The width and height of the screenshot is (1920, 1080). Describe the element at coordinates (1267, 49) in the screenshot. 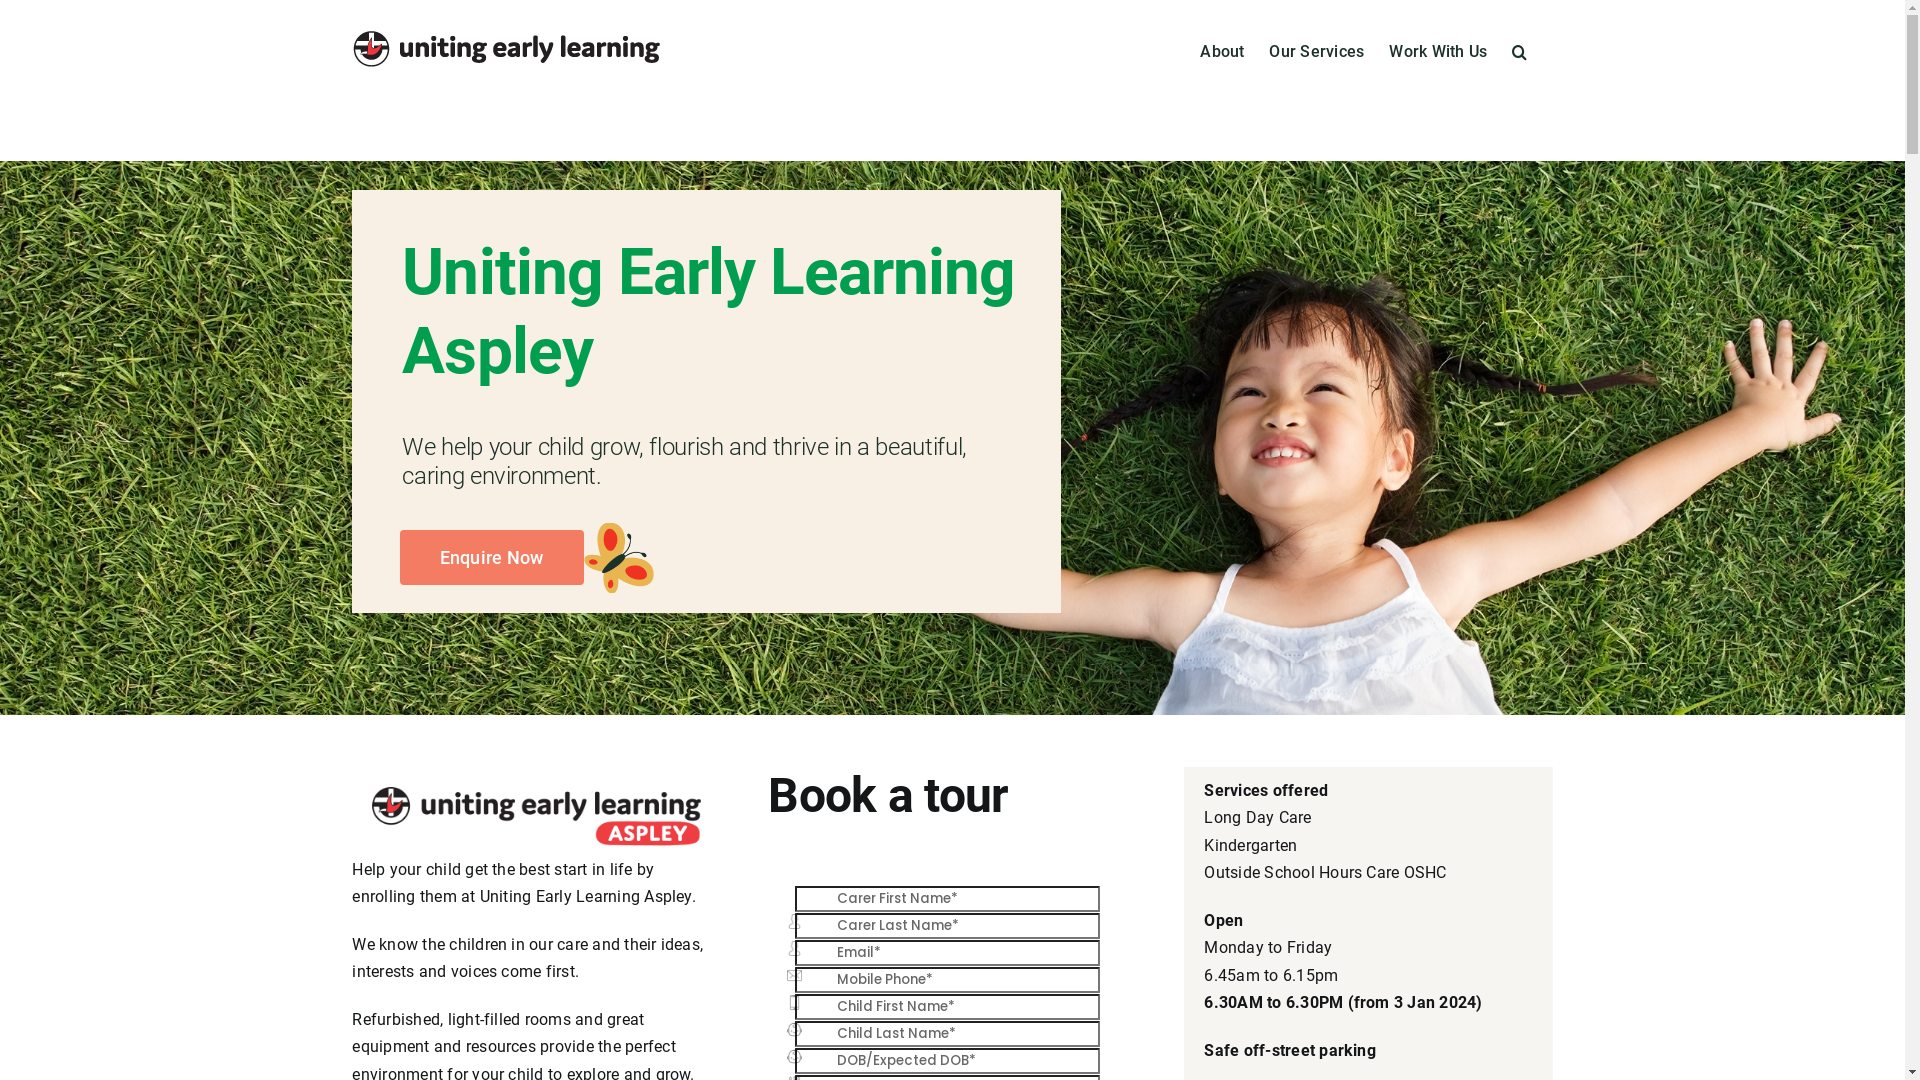

I see `'Our Services'` at that location.